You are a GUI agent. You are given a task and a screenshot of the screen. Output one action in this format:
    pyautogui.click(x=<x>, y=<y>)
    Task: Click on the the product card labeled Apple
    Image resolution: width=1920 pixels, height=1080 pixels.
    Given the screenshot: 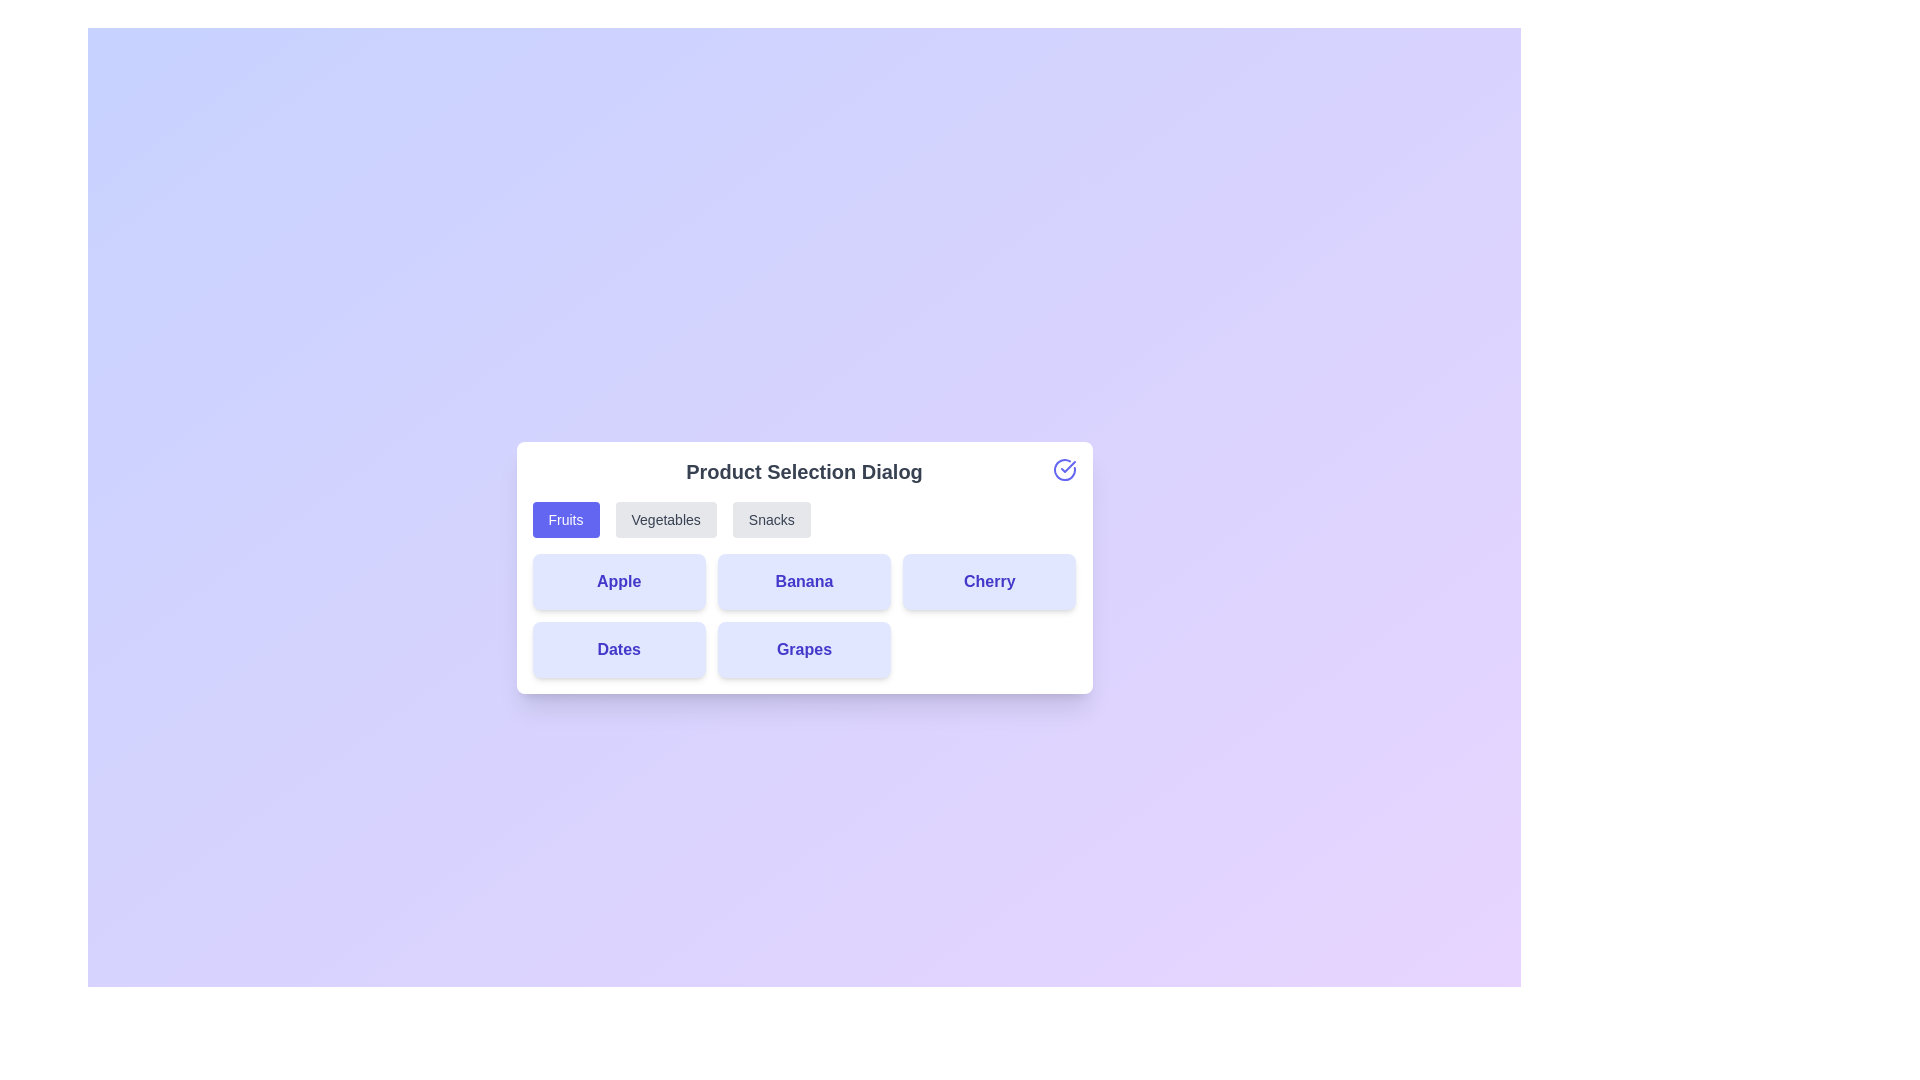 What is the action you would take?
    pyautogui.click(x=618, y=582)
    